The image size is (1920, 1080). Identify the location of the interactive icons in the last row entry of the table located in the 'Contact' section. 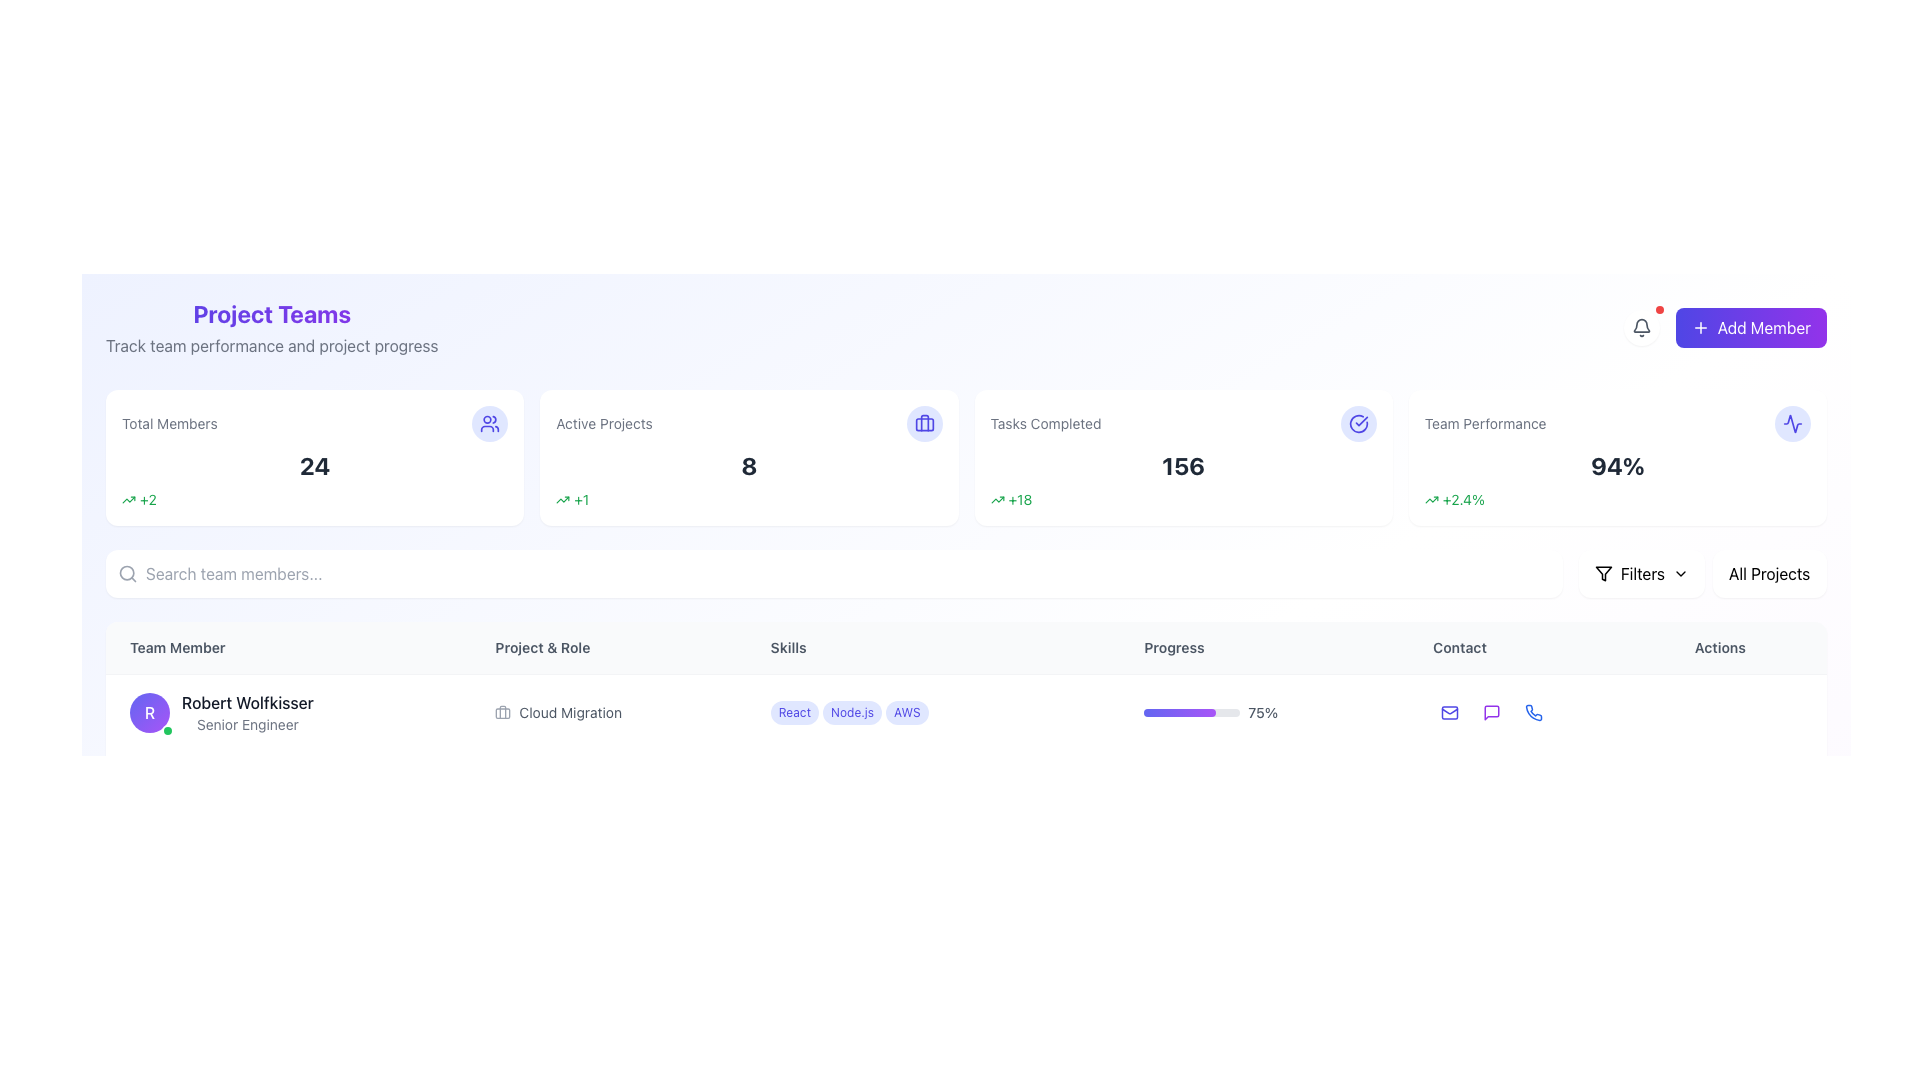
(1539, 863).